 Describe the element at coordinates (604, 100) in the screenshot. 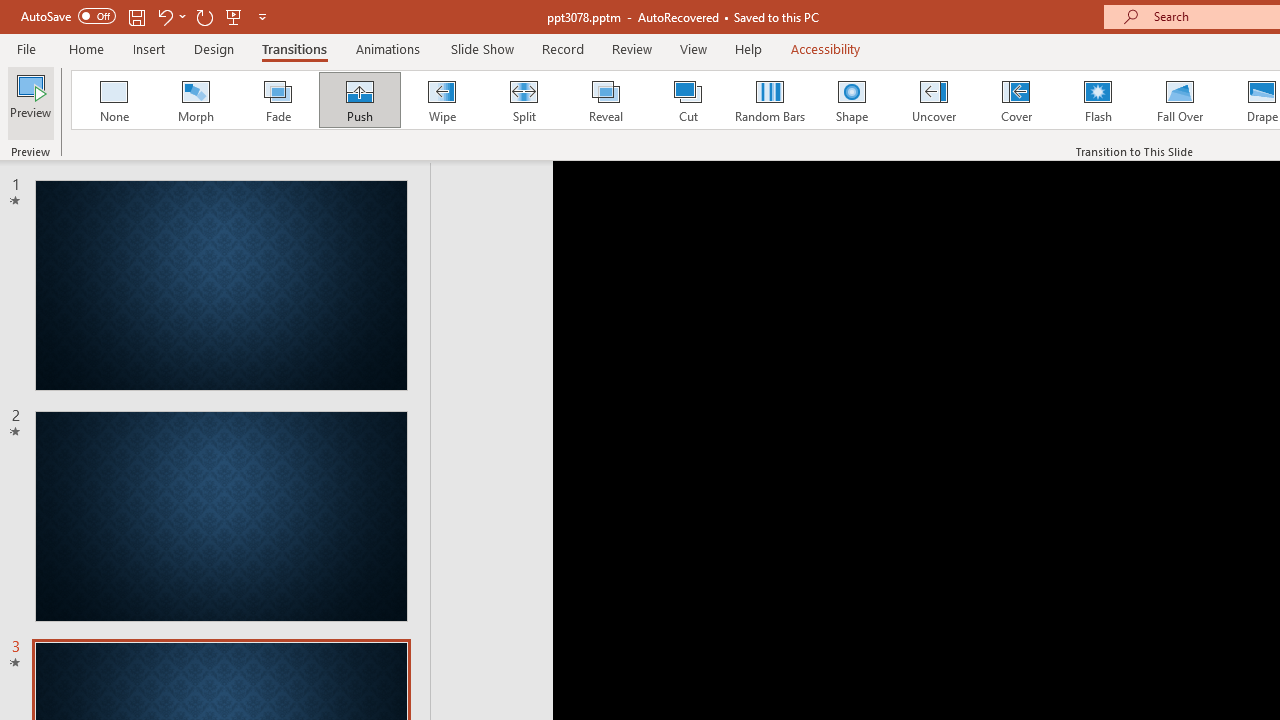

I see `'Reveal'` at that location.